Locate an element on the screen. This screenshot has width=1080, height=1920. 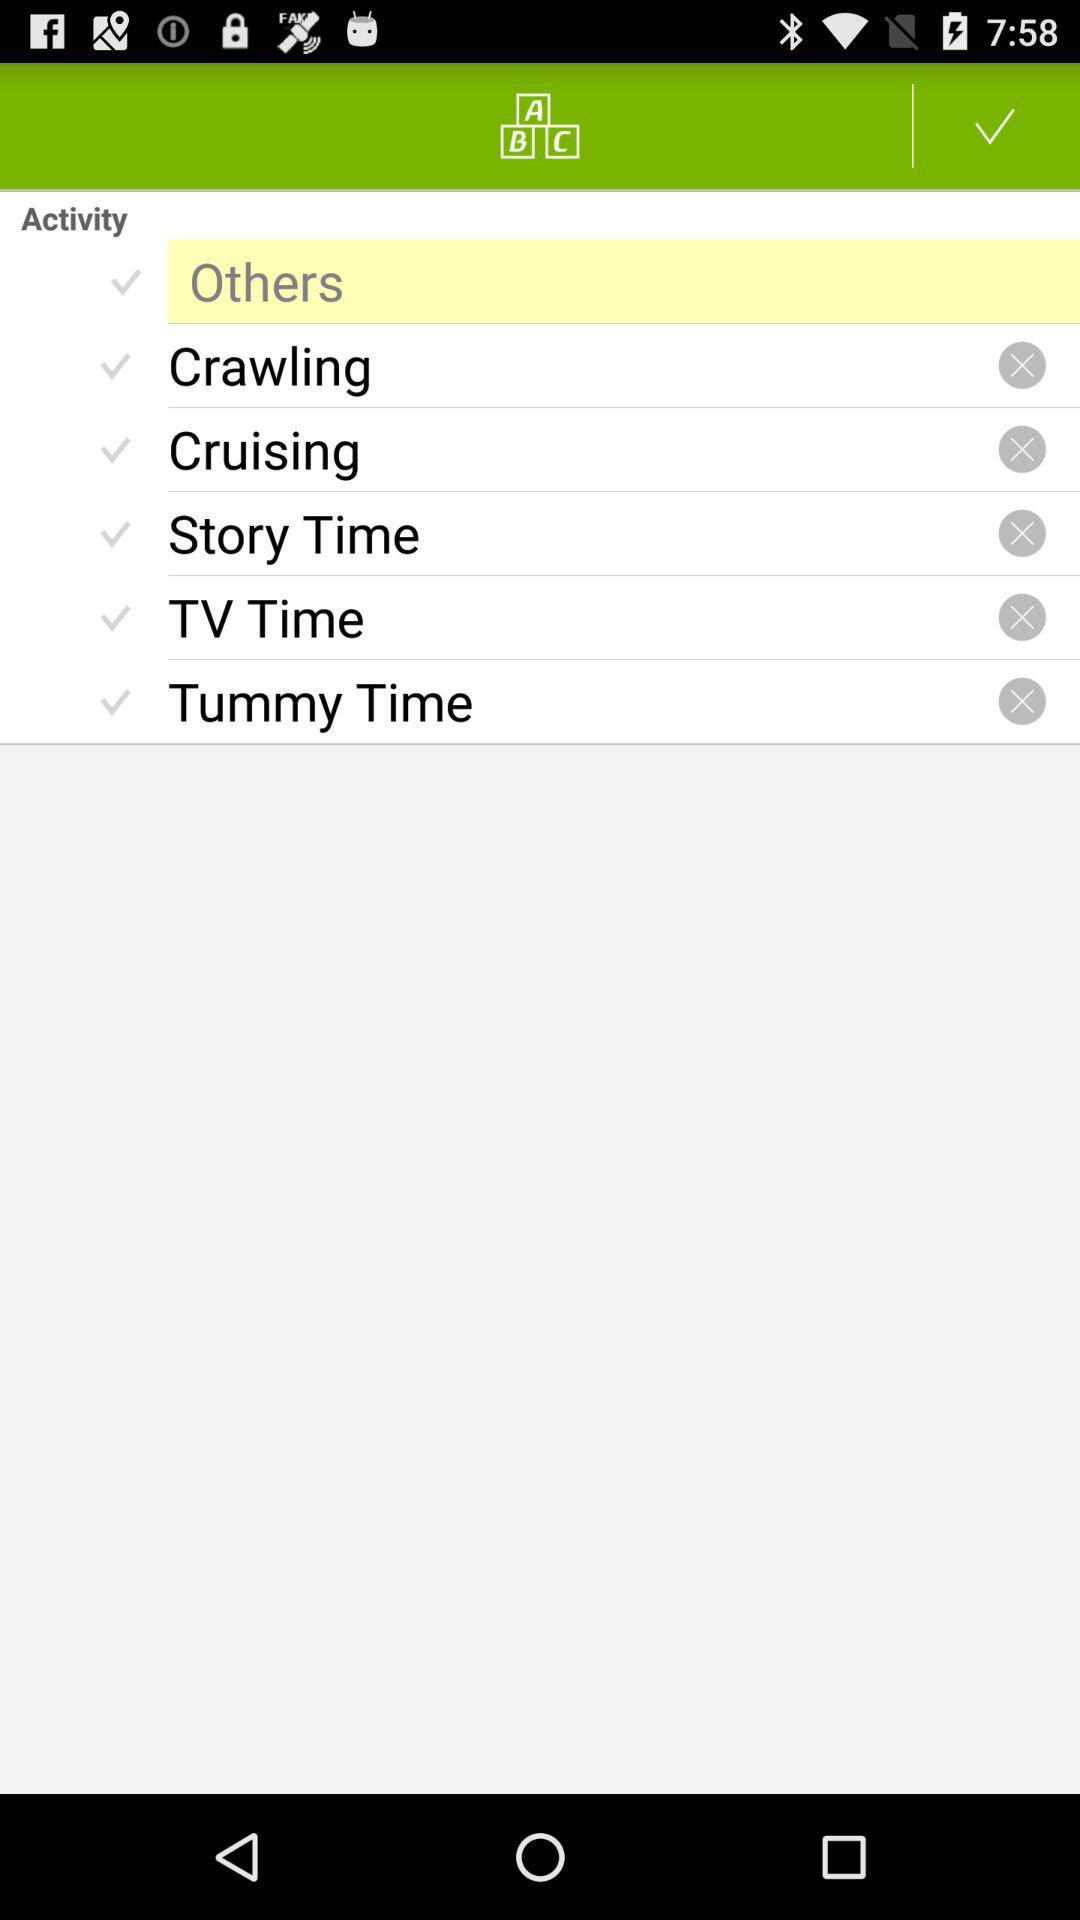
the tummy time is located at coordinates (582, 701).